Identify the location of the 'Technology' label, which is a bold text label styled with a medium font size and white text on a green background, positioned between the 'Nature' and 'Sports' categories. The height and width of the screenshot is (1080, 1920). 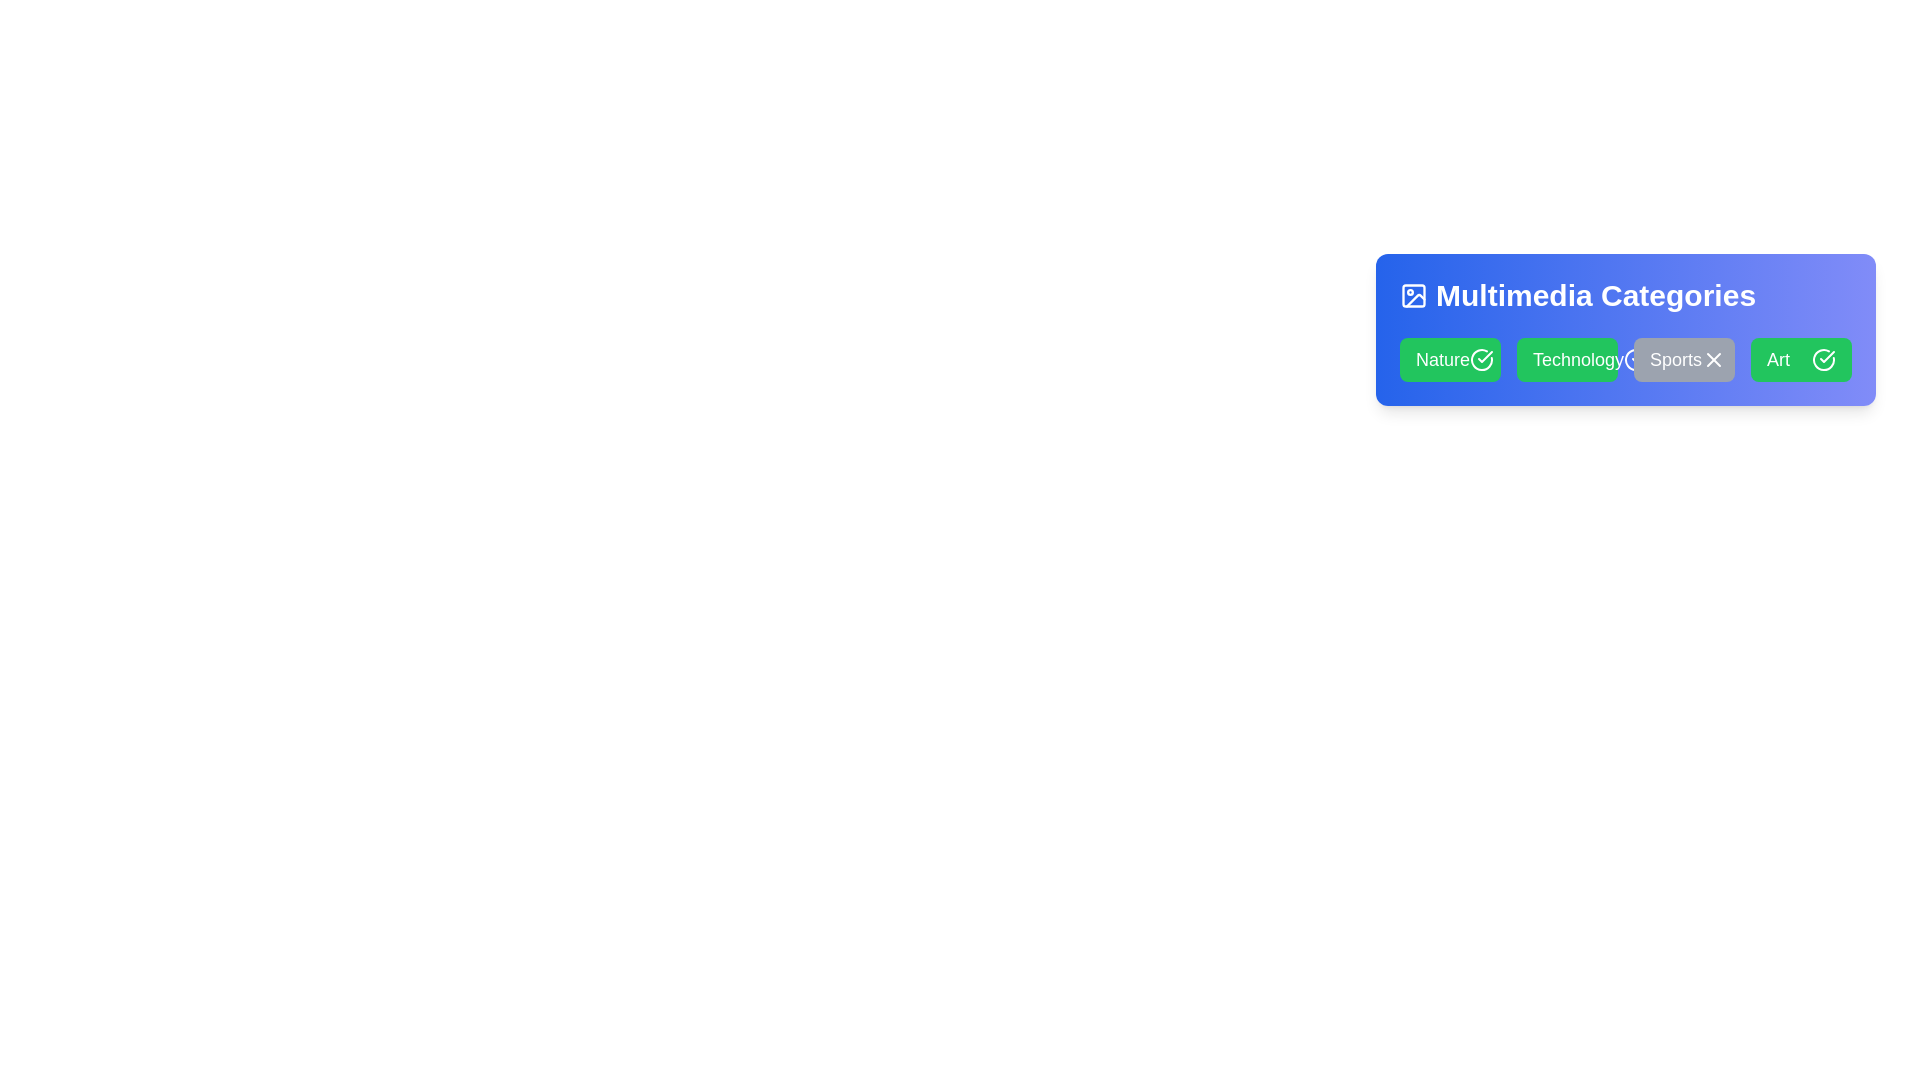
(1577, 358).